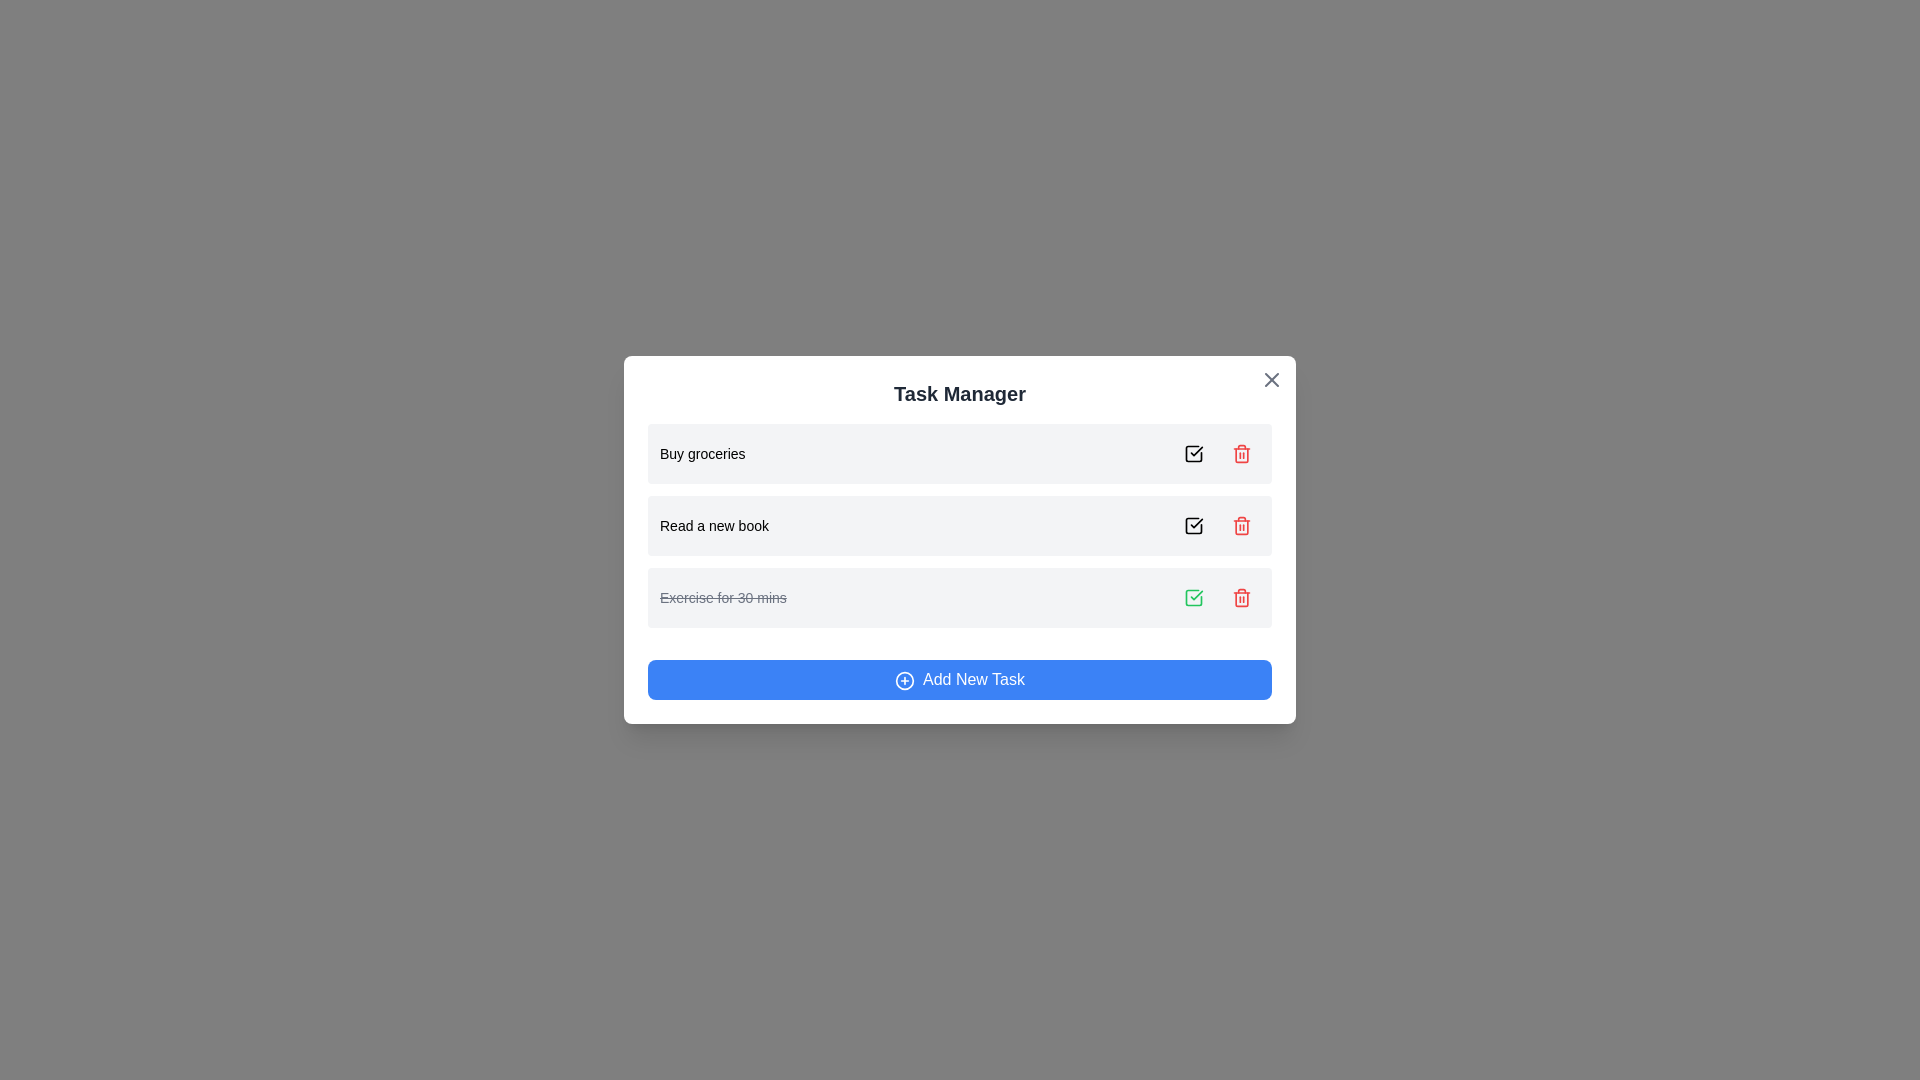 The height and width of the screenshot is (1080, 1920). What do you see at coordinates (1241, 596) in the screenshot?
I see `the delete button icon located in the third task entry of the task manager` at bounding box center [1241, 596].